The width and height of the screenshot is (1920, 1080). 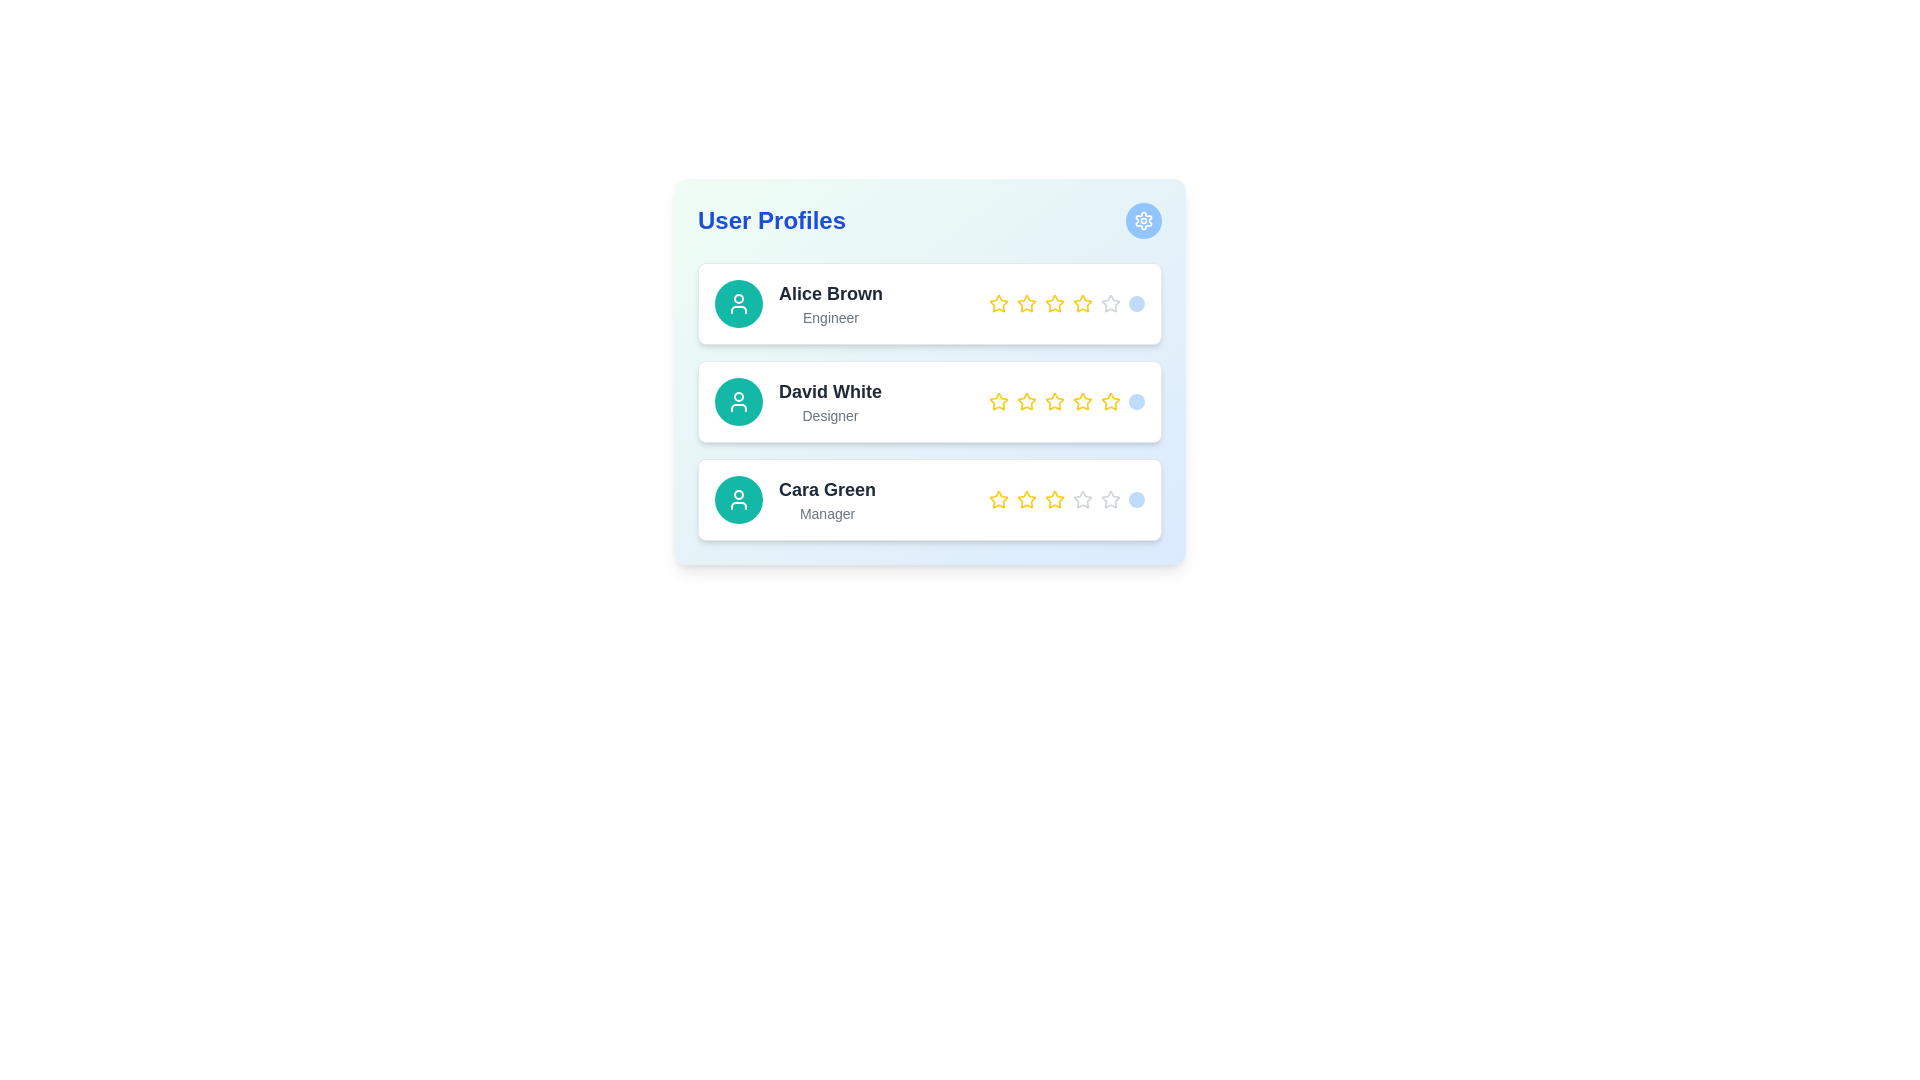 What do you see at coordinates (1027, 499) in the screenshot?
I see `the second star` at bounding box center [1027, 499].